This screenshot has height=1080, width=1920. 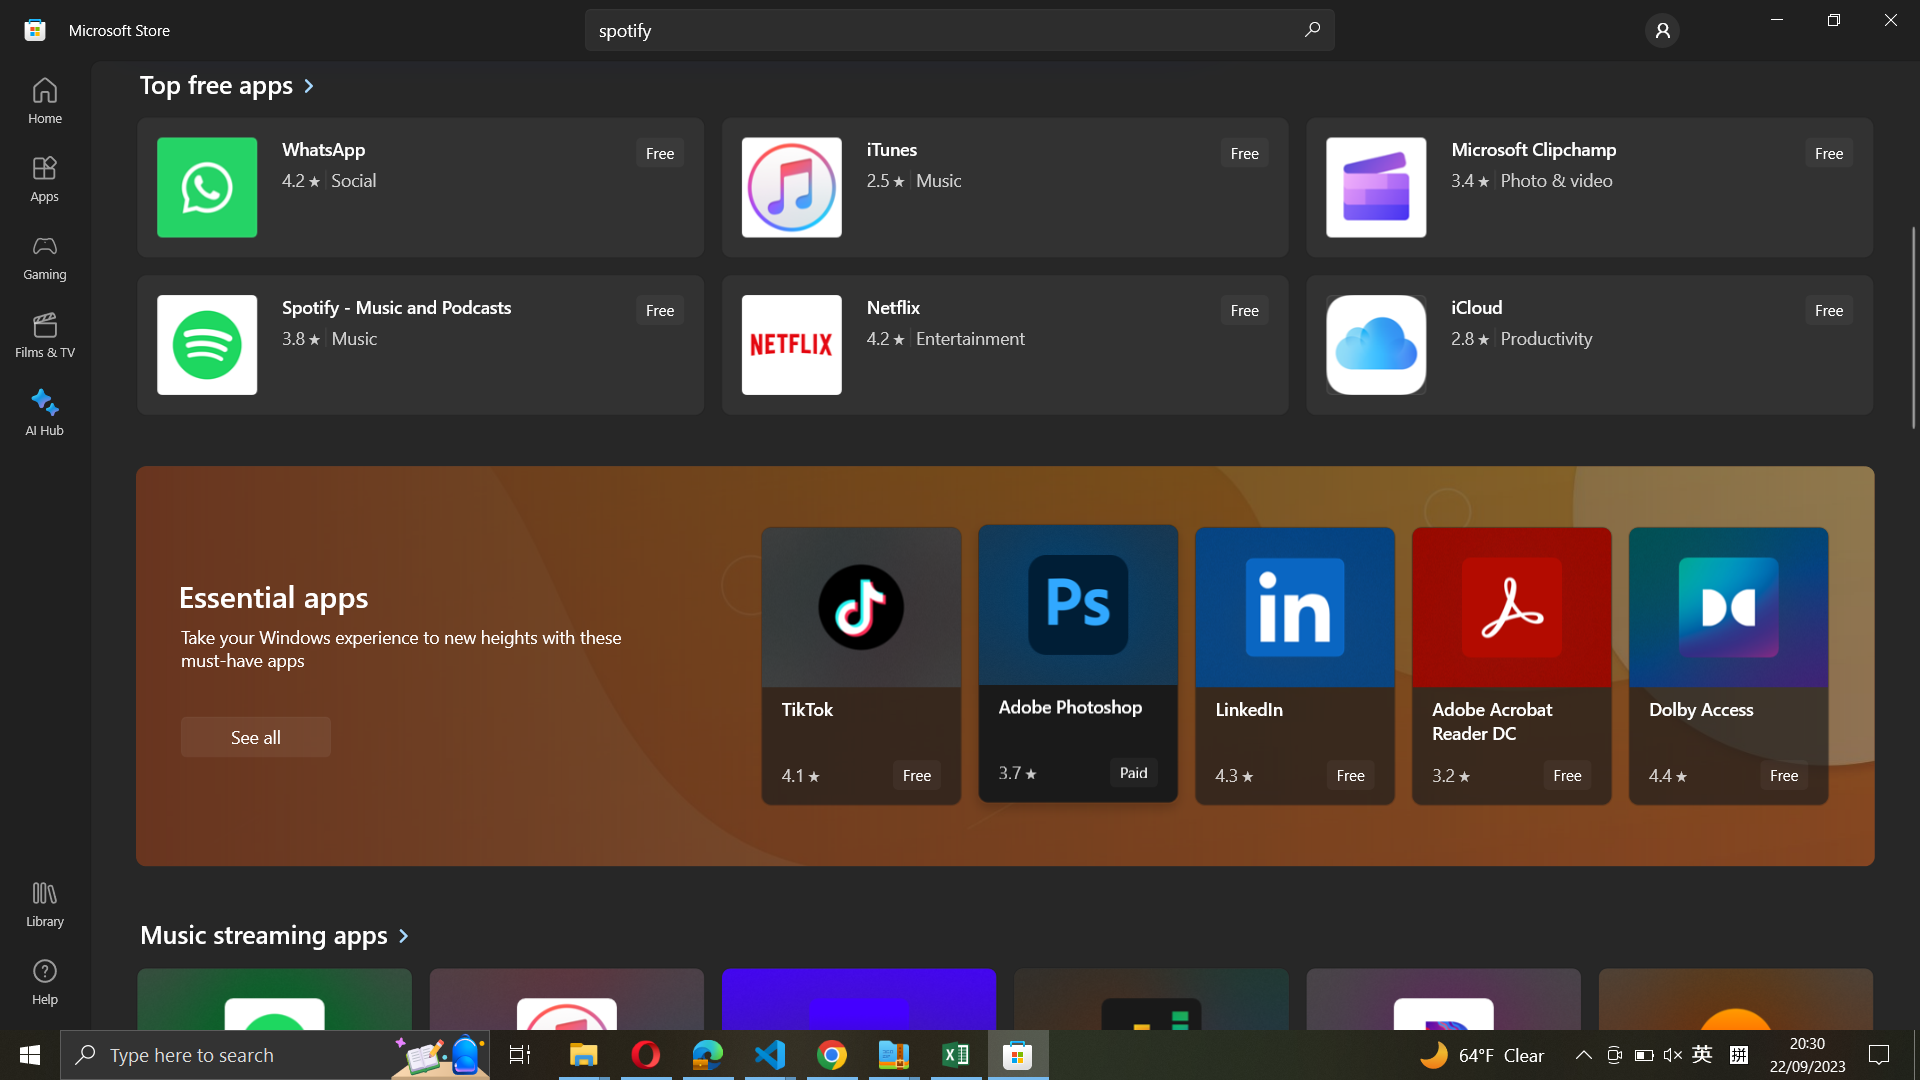 I want to click on Activate Microsoft Clipchamp, so click(x=1586, y=186).